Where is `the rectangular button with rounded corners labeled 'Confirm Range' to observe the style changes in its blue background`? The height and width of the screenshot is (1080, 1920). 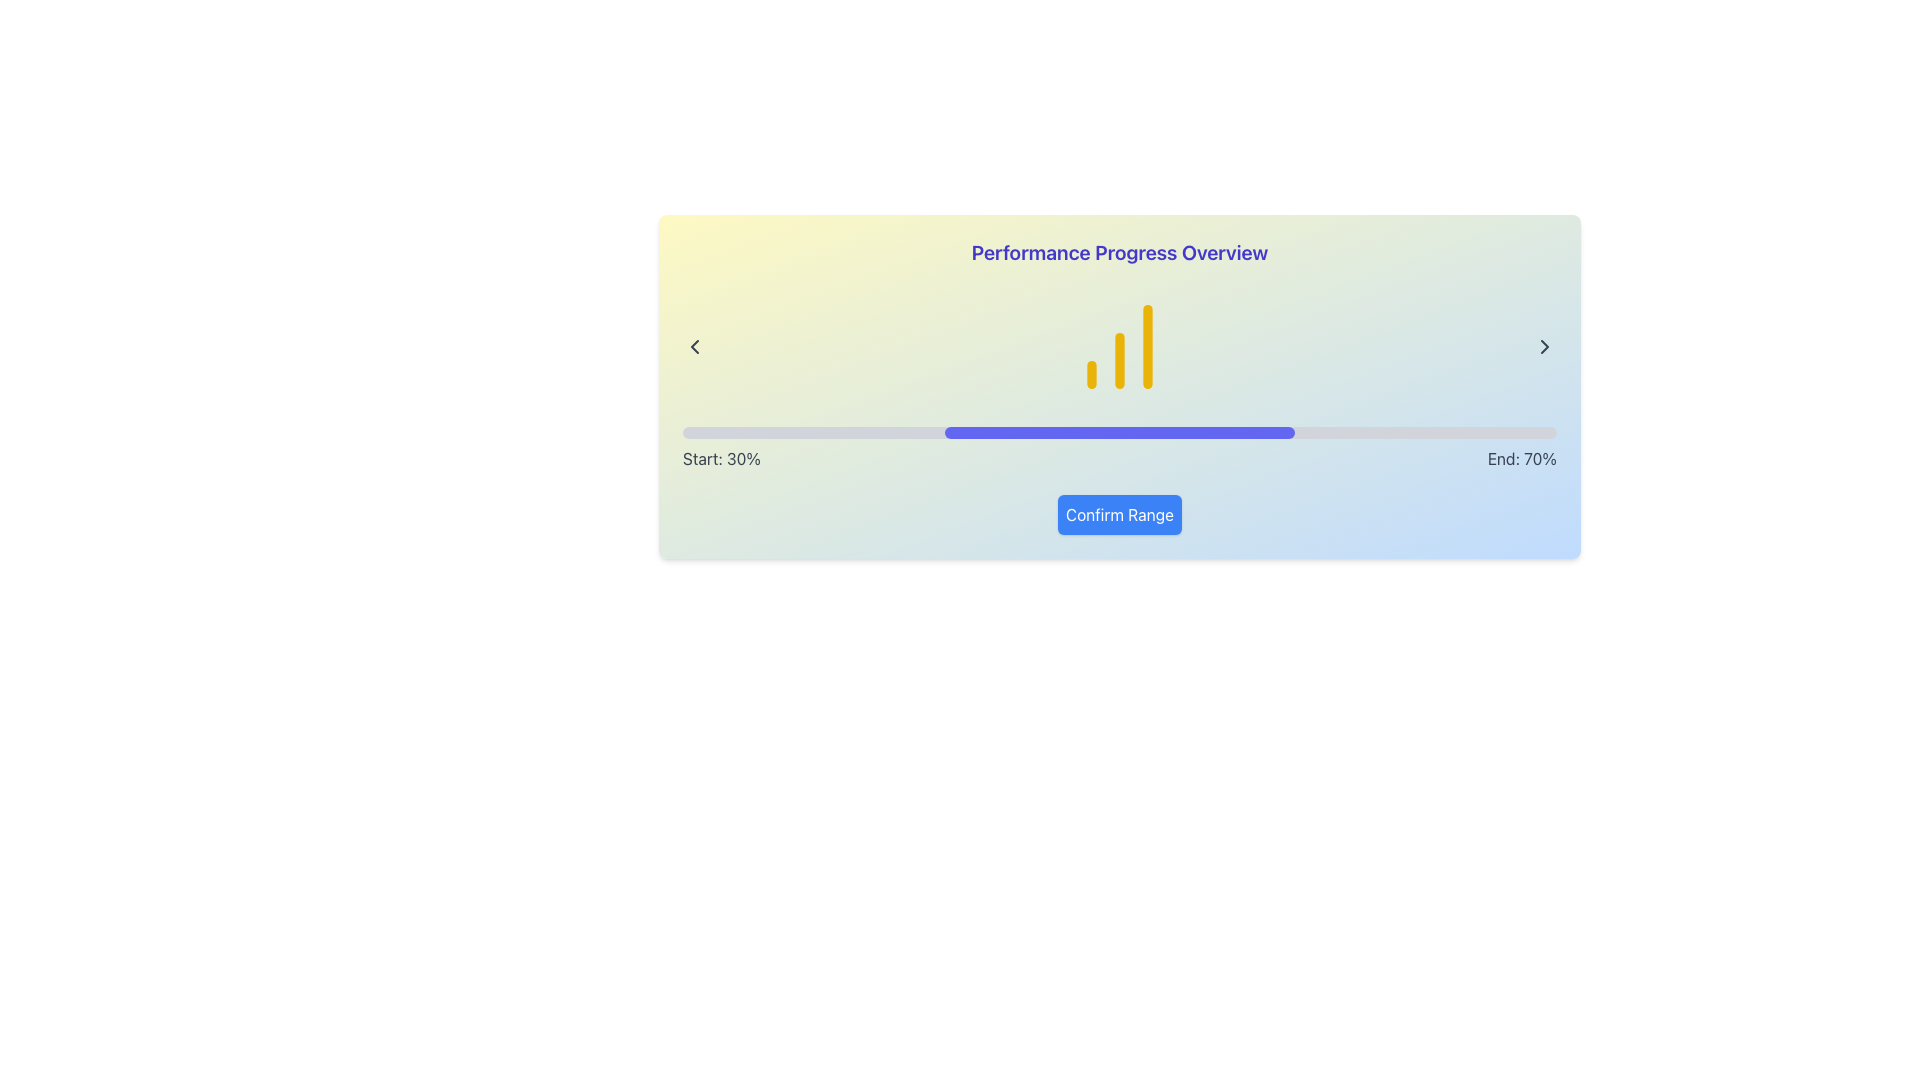 the rectangular button with rounded corners labeled 'Confirm Range' to observe the style changes in its blue background is located at coordinates (1118, 514).